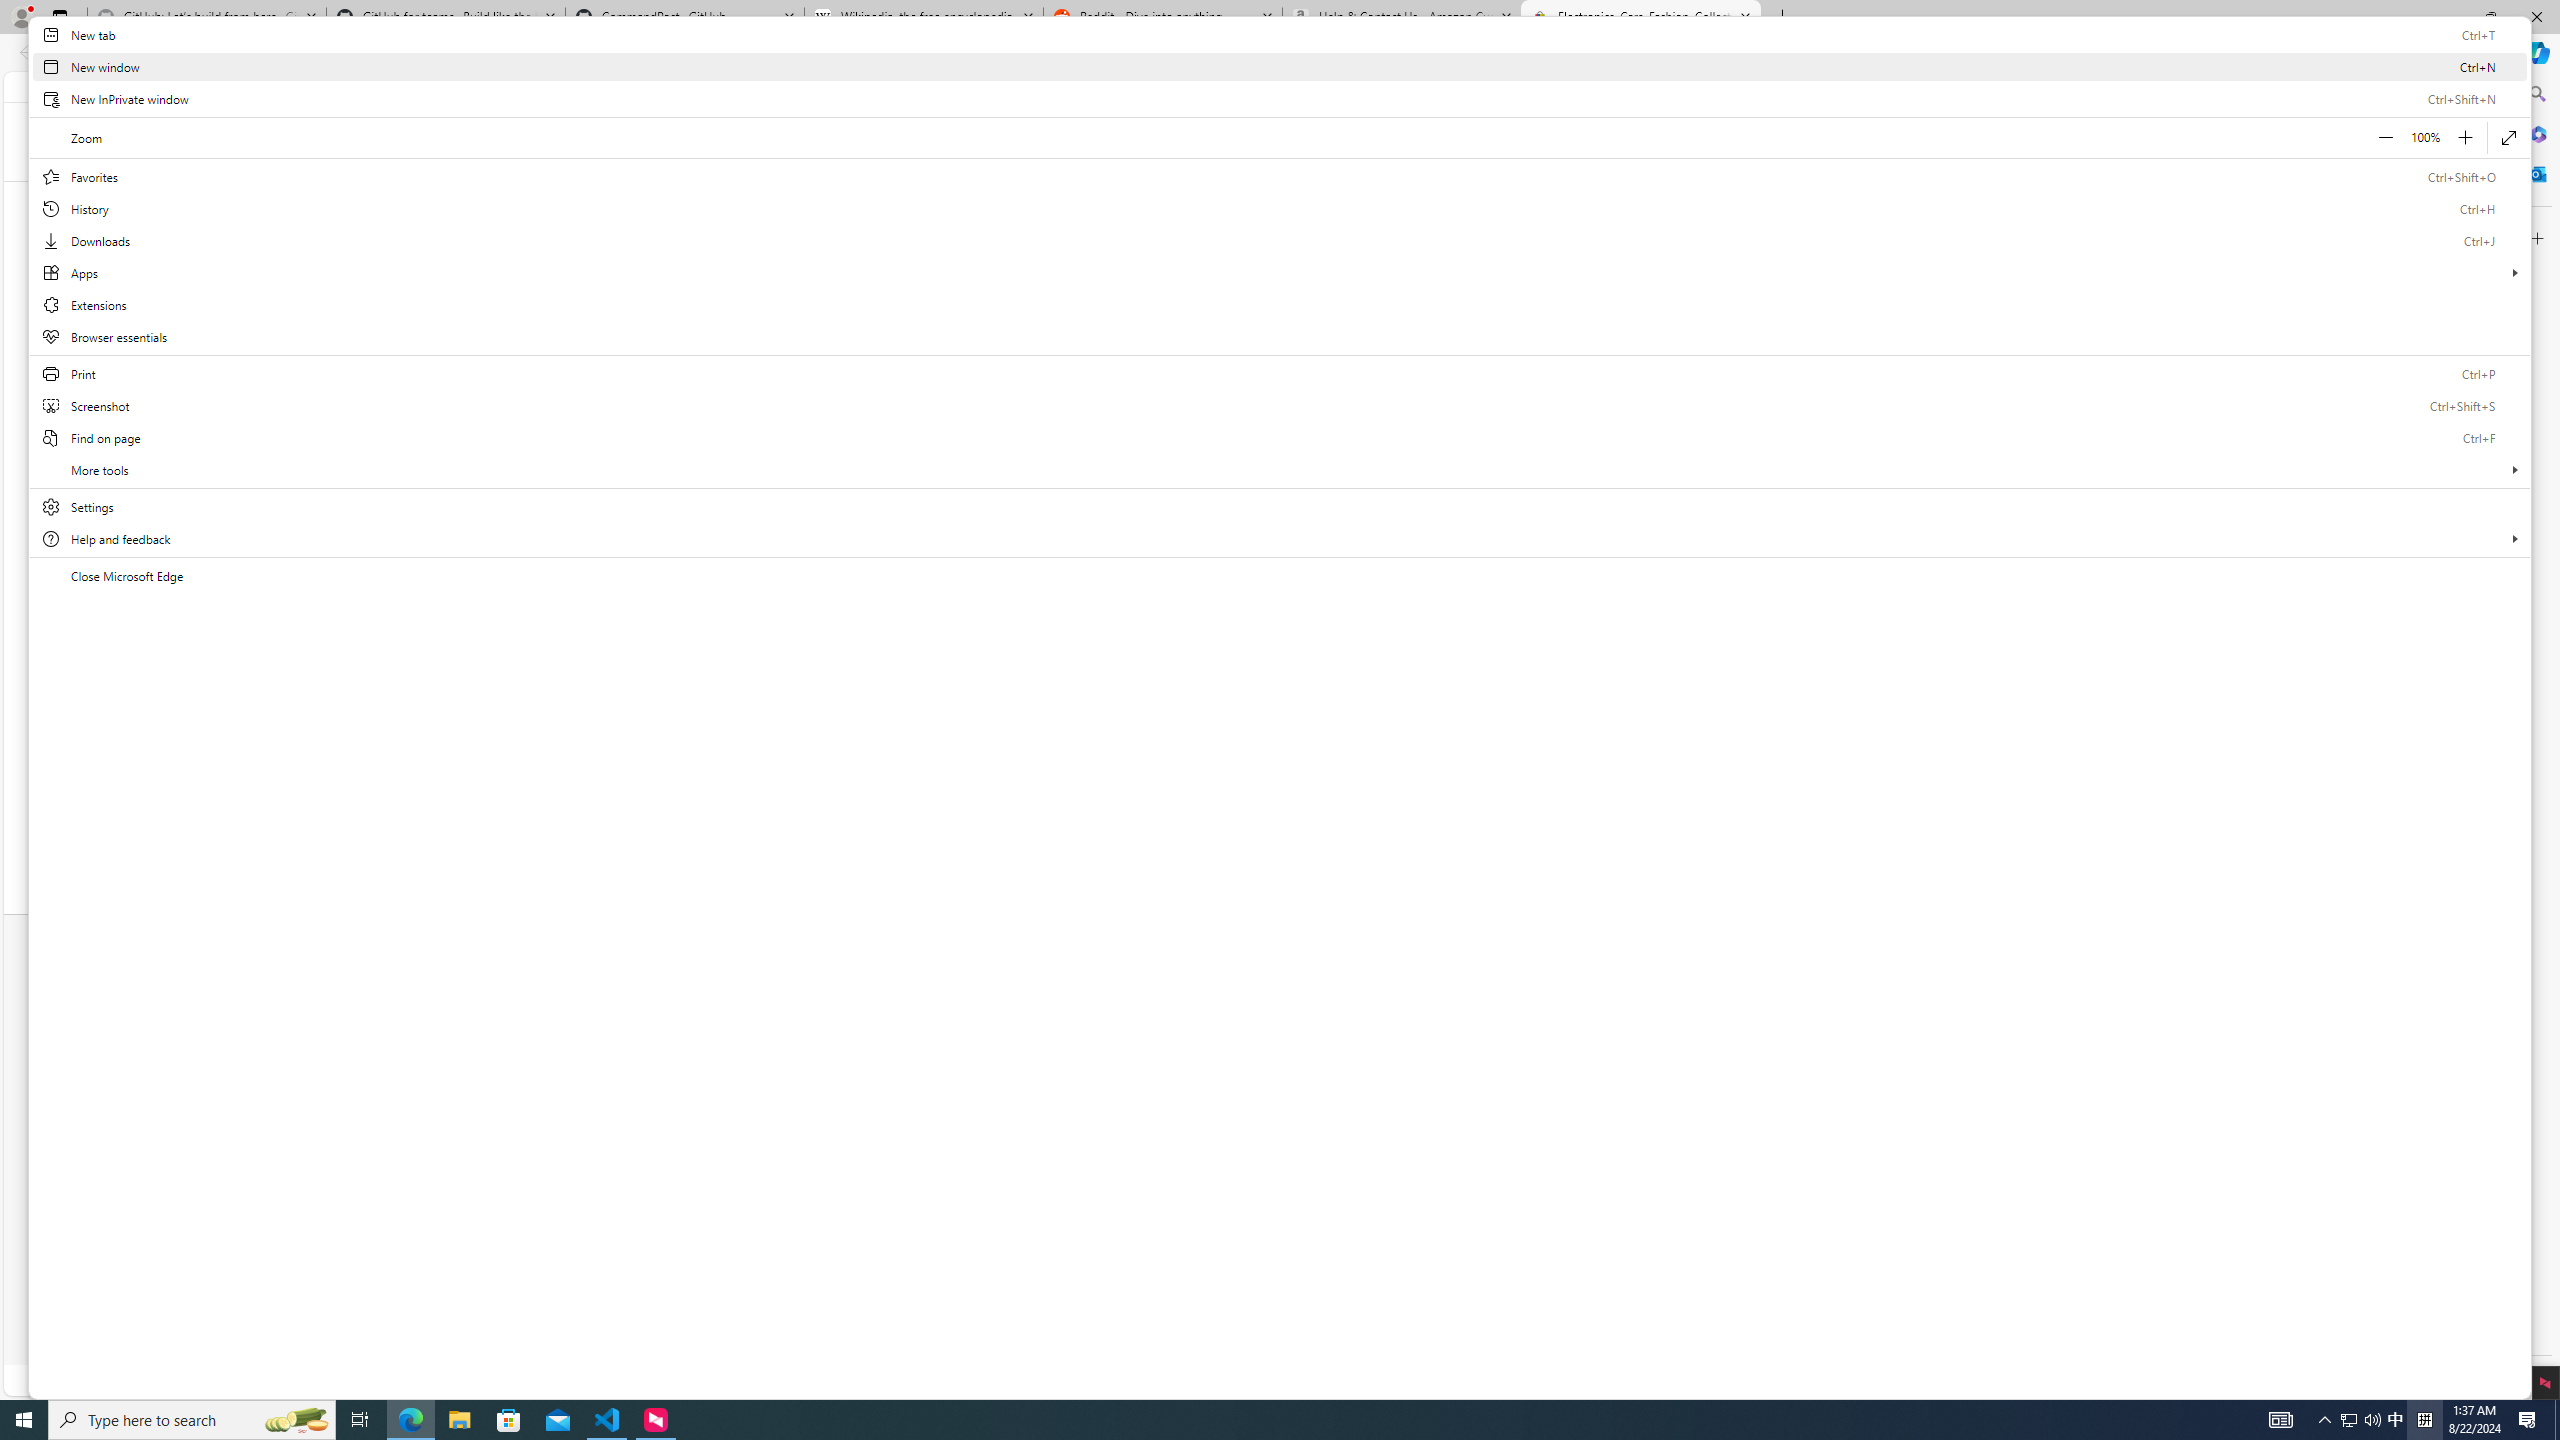  What do you see at coordinates (1157, 53) in the screenshot?
I see `'Address and search bar'` at bounding box center [1157, 53].